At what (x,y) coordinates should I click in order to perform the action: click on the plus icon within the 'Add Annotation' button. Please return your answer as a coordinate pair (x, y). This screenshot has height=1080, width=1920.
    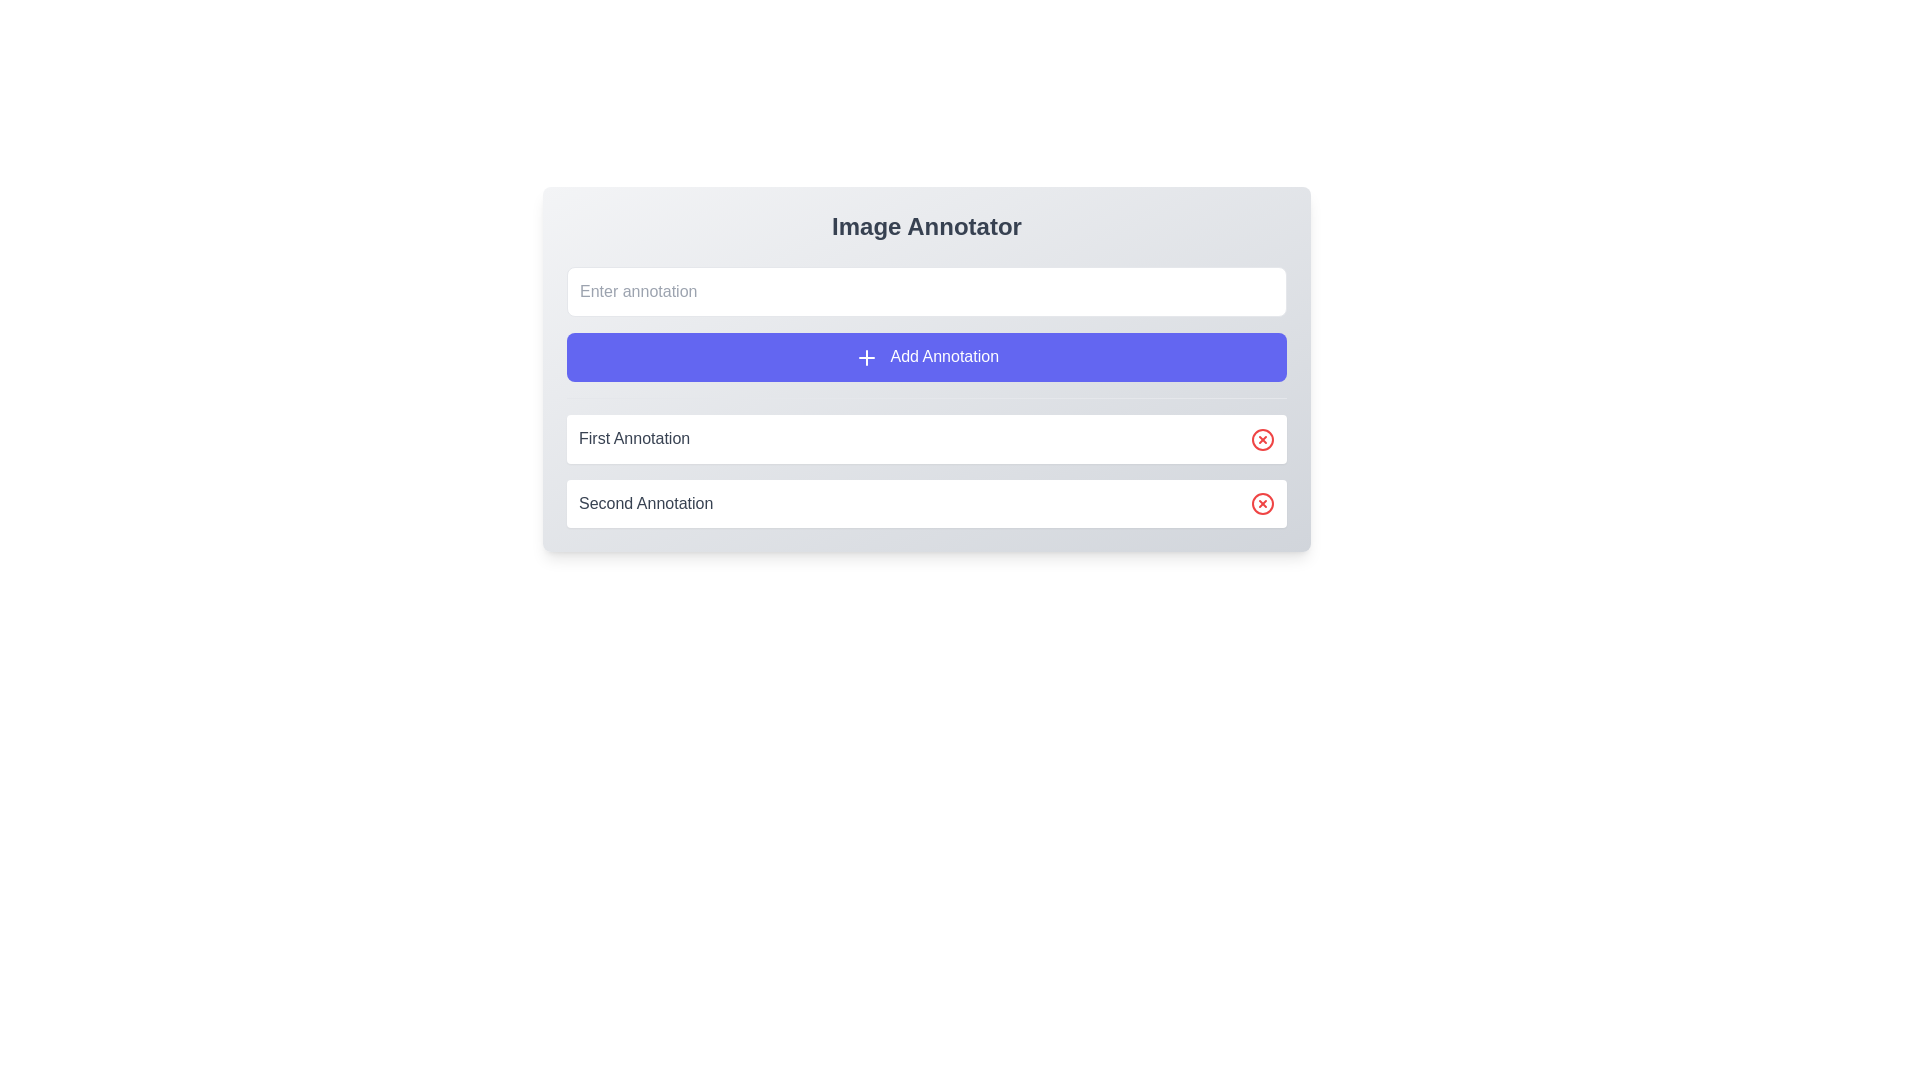
    Looking at the image, I should click on (866, 356).